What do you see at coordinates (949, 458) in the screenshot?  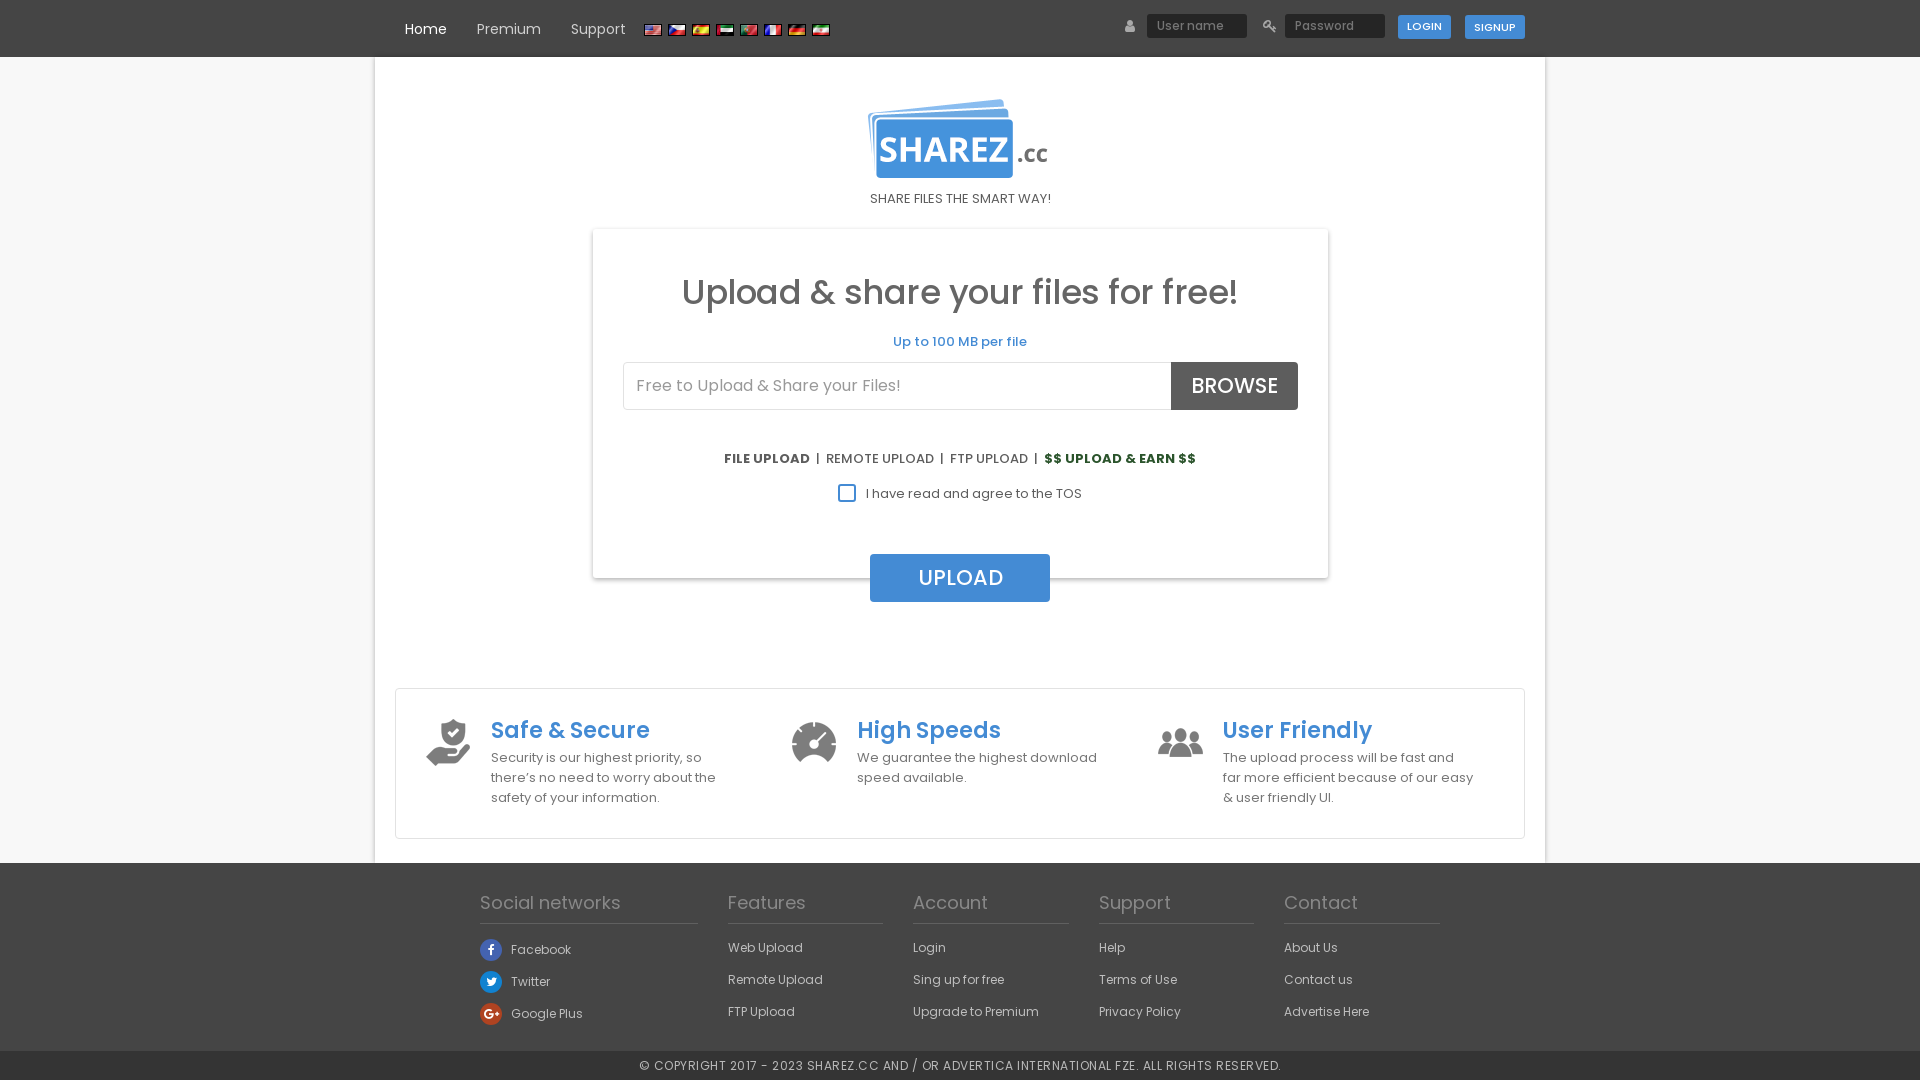 I see `'FTP UPLOAD'` at bounding box center [949, 458].